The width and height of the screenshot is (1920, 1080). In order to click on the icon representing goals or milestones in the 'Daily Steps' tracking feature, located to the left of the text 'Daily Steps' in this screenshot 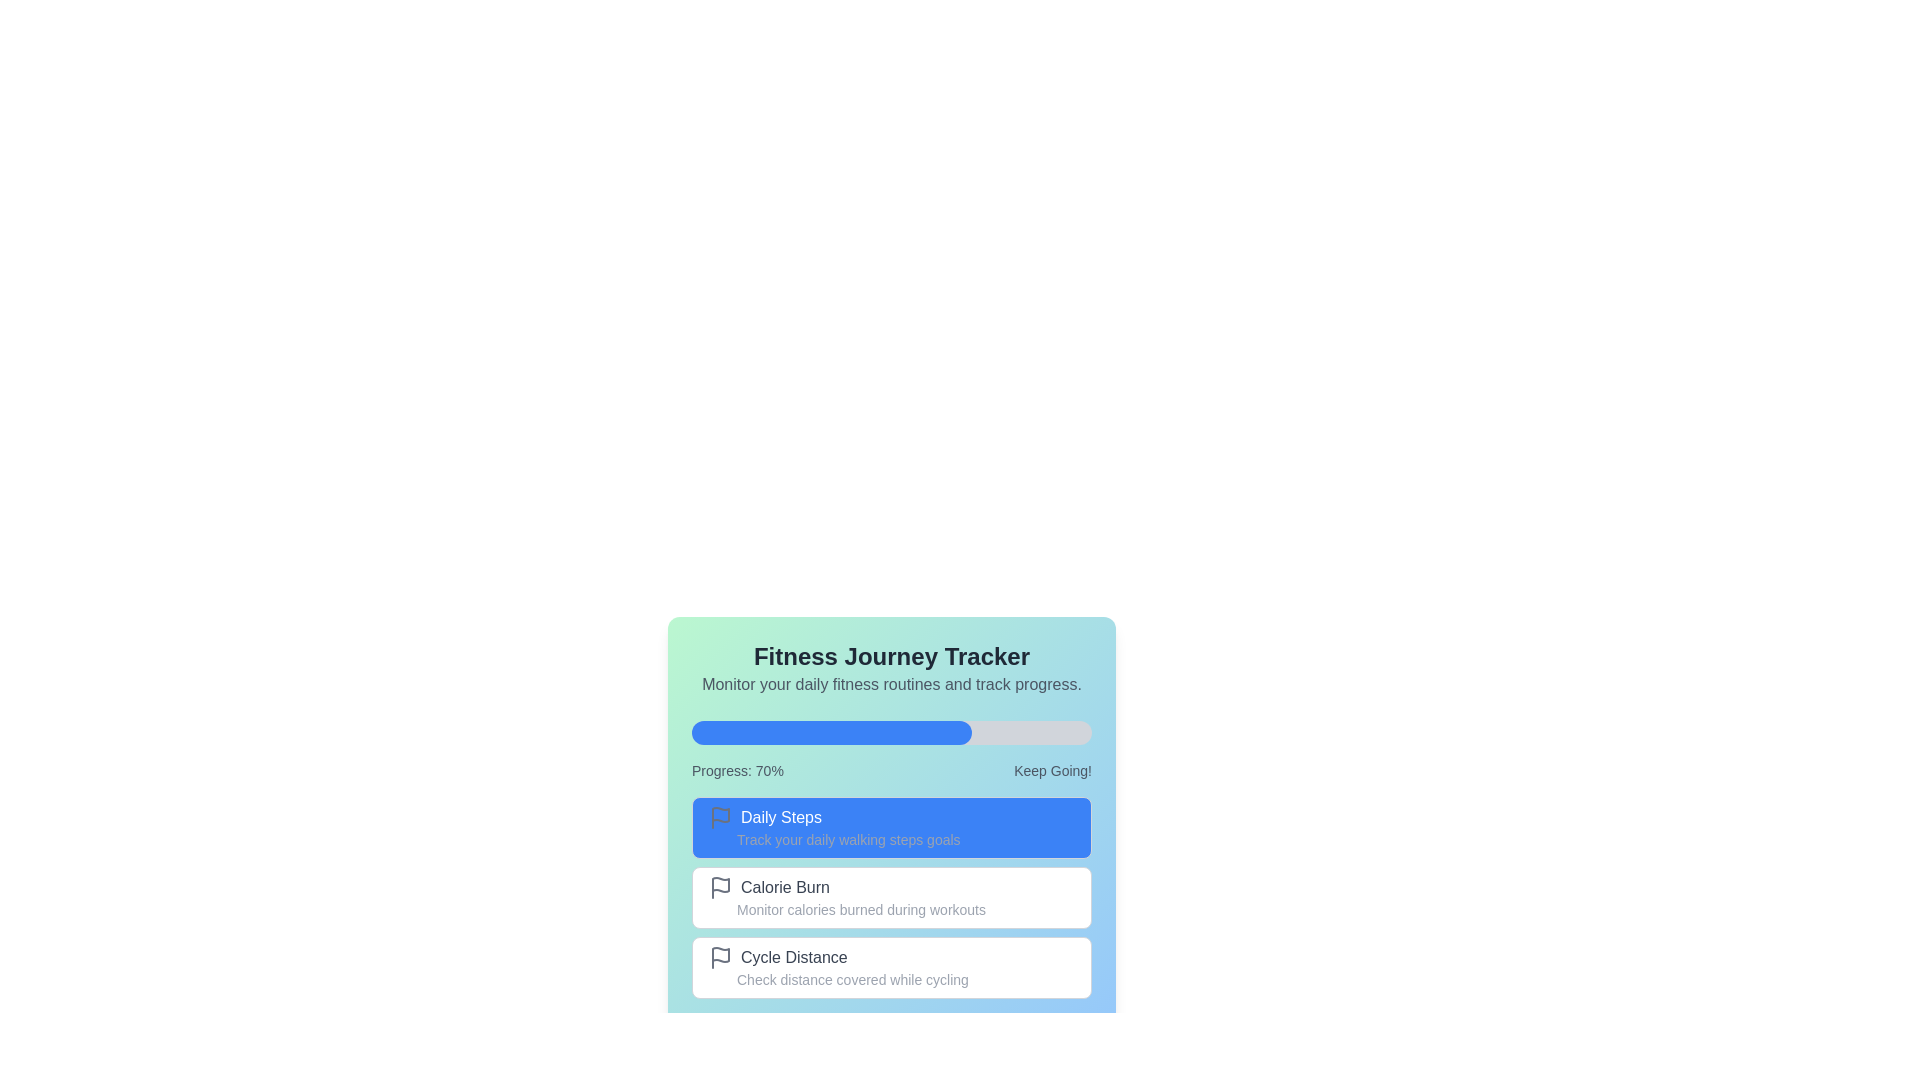, I will do `click(720, 817)`.